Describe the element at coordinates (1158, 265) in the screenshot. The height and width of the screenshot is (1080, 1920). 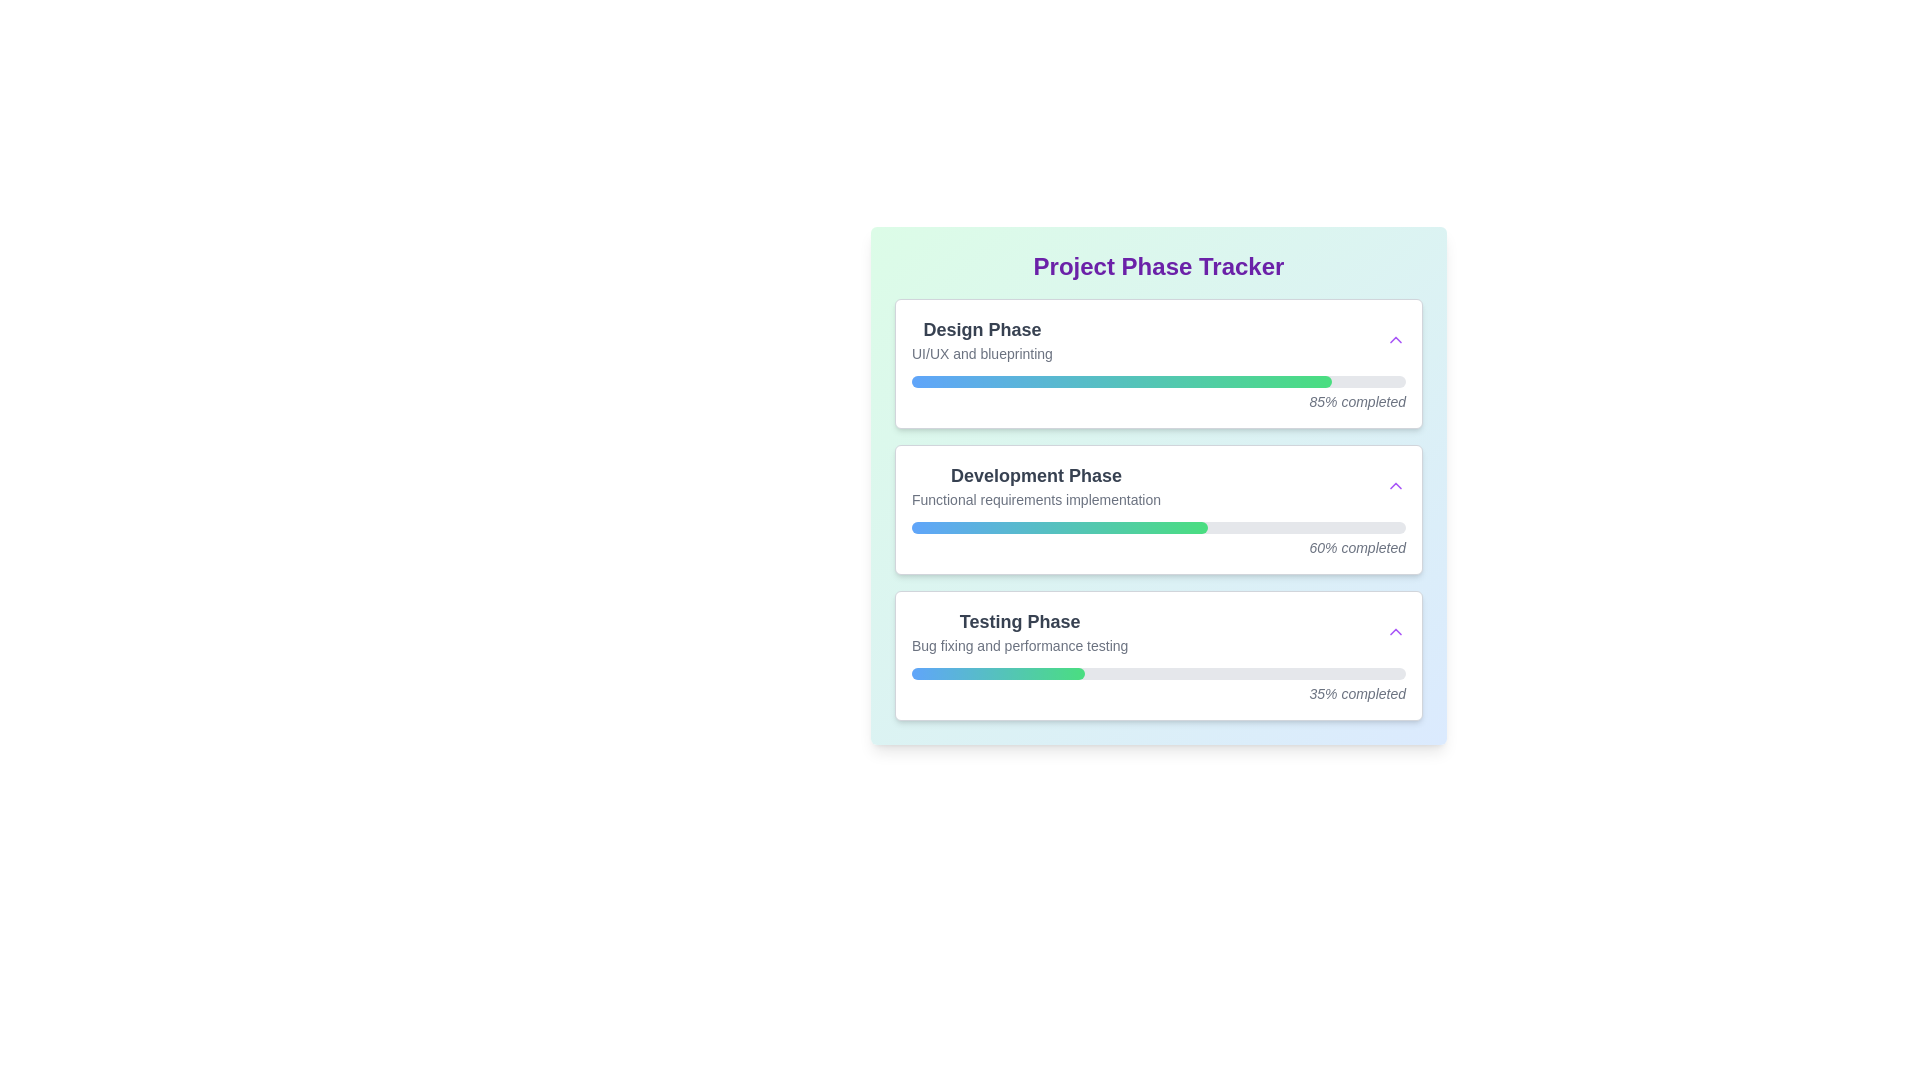
I see `the Static Text Header that reads 'Project Phase Tracker', which is a bold, centered headline in a large purple font located at the top of the section` at that location.